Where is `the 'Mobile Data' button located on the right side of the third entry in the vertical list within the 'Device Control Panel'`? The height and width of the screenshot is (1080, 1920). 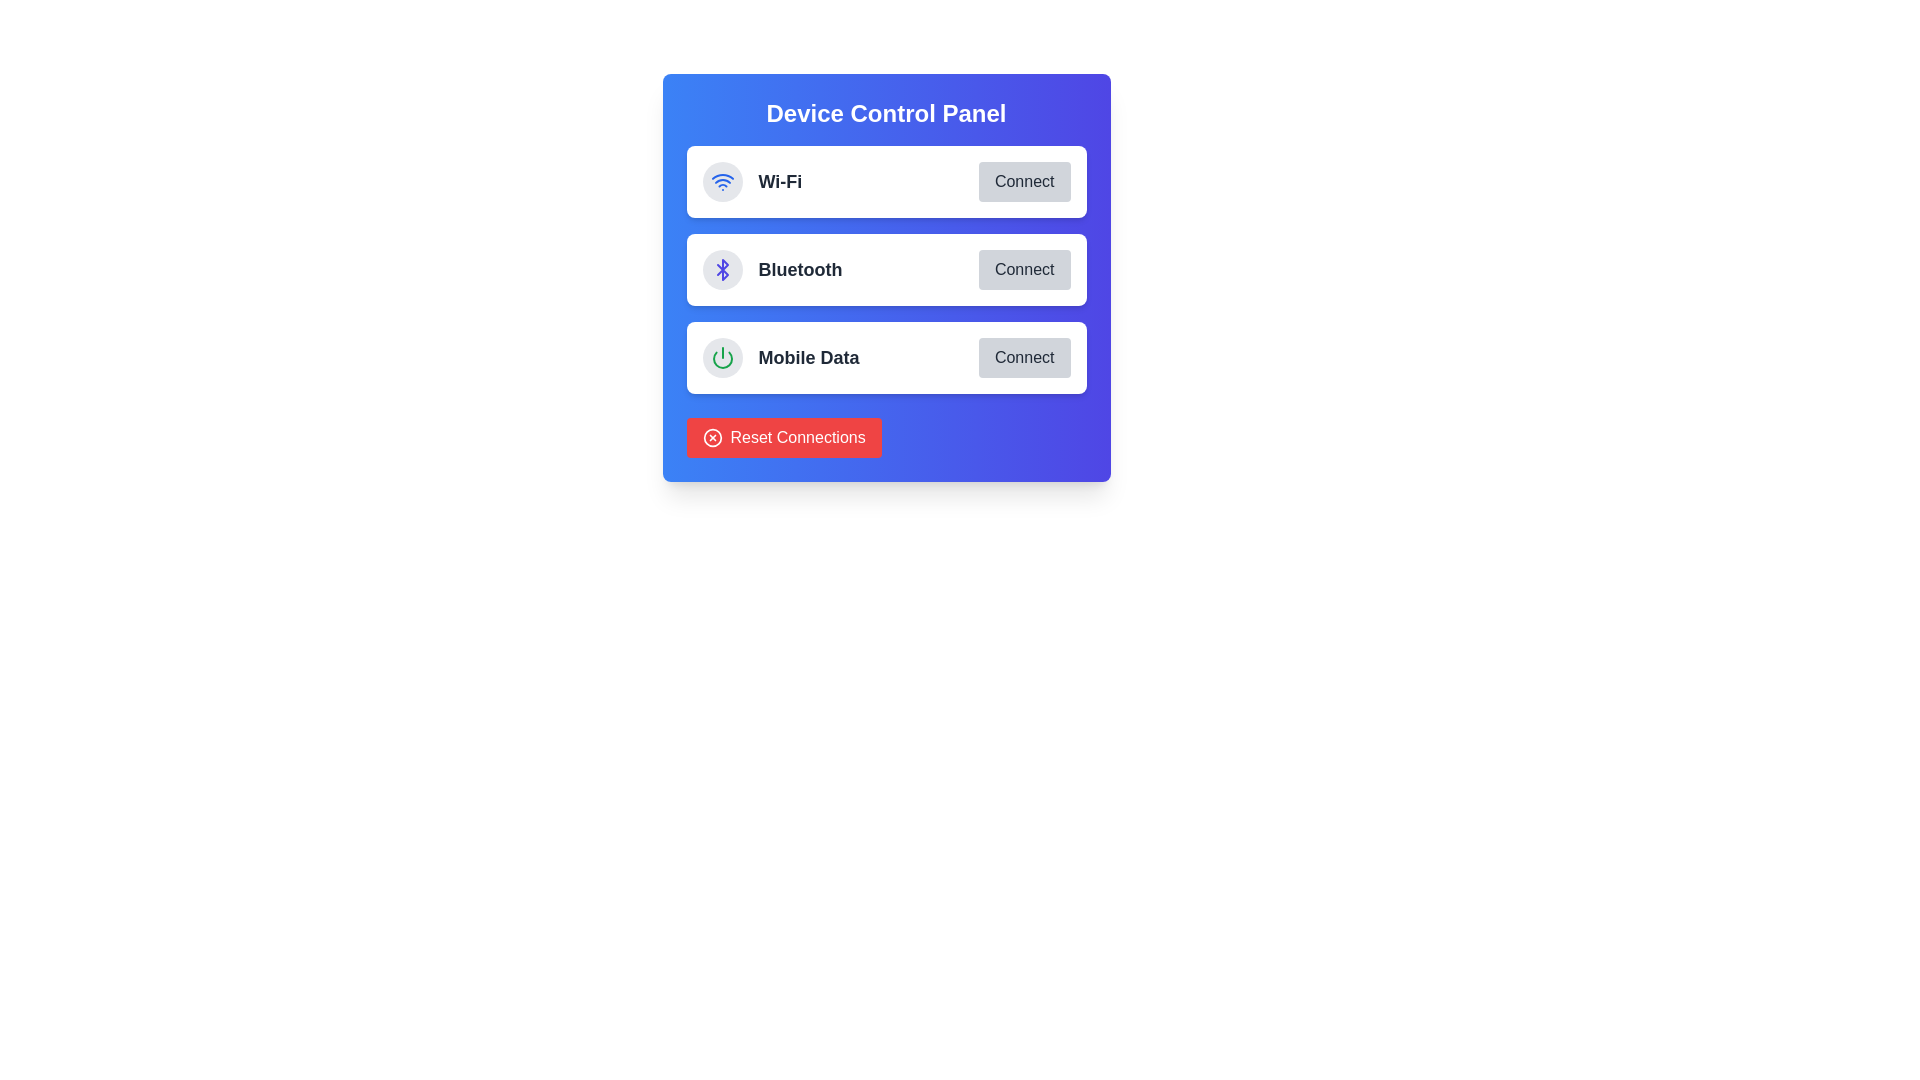
the 'Mobile Data' button located on the right side of the third entry in the vertical list within the 'Device Control Panel' is located at coordinates (1024, 357).